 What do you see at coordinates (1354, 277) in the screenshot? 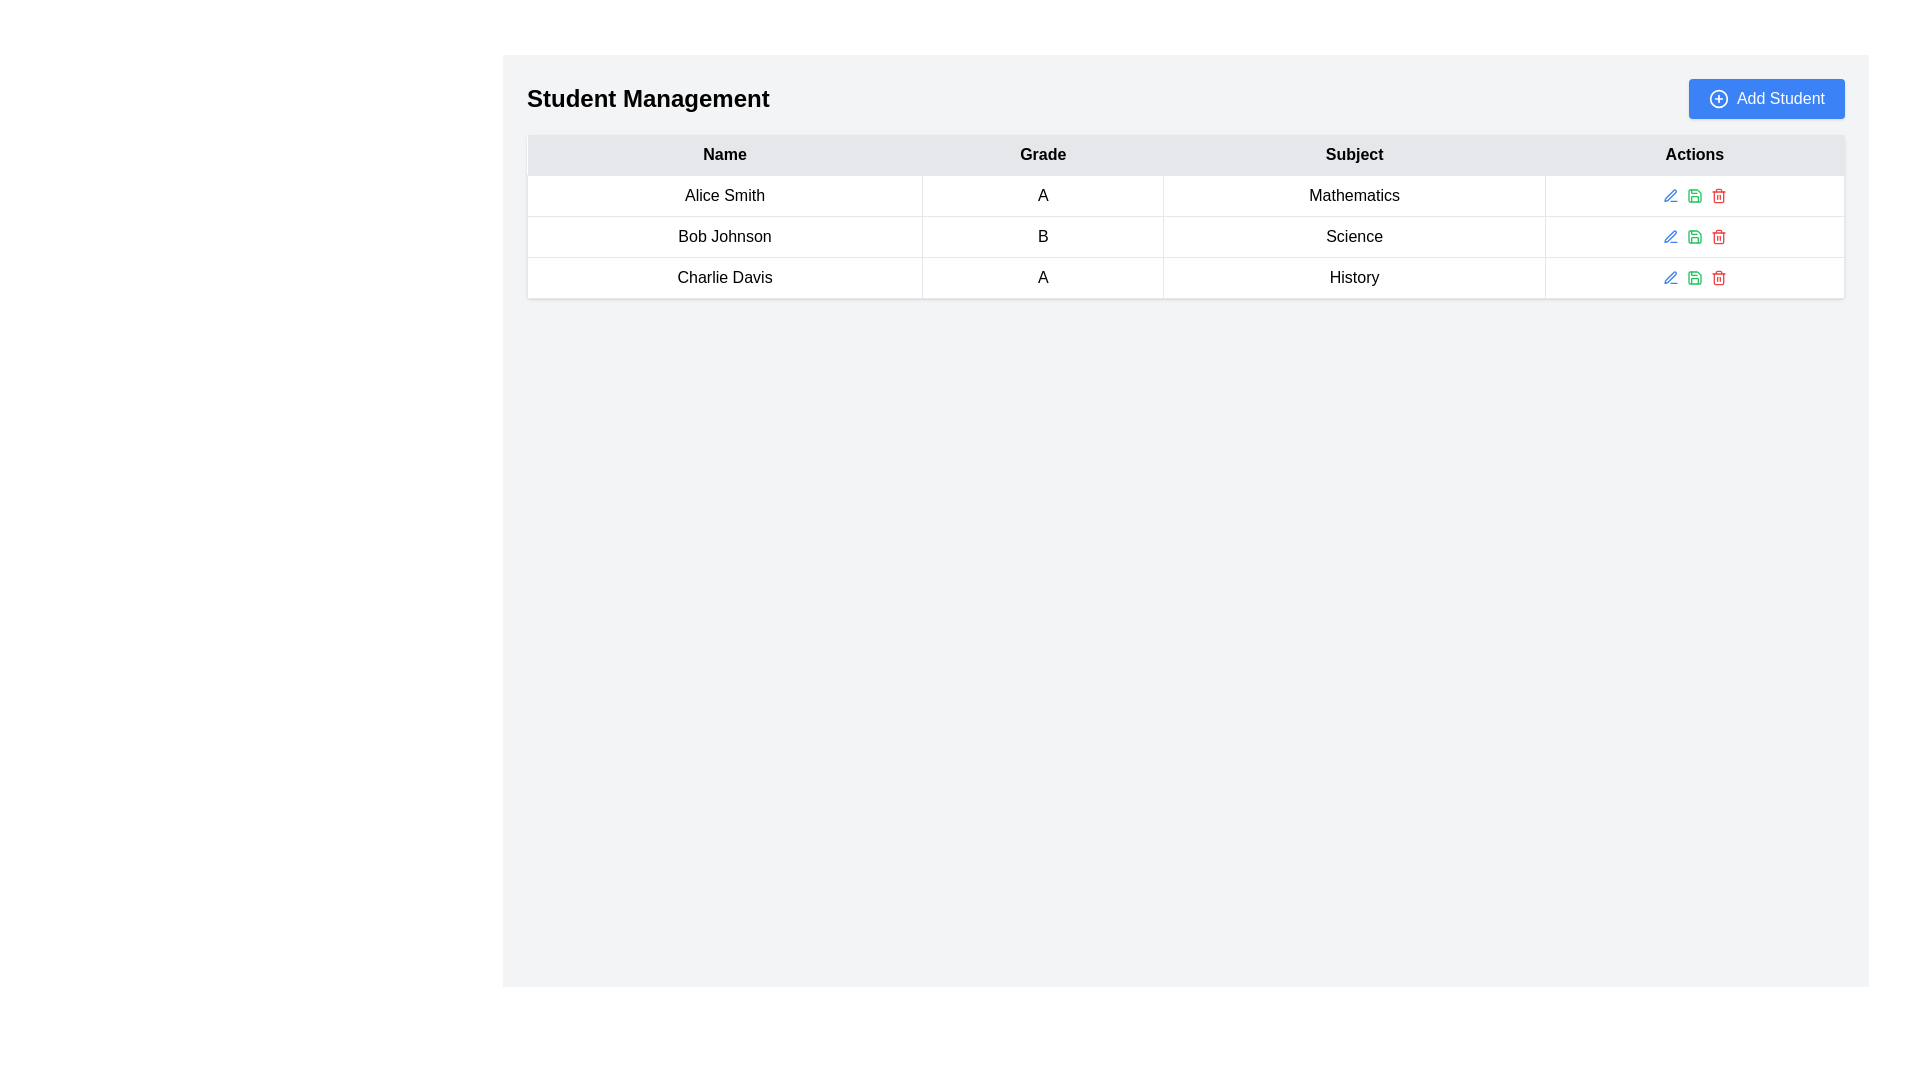
I see `the non-interactive text label displaying 'History' for the student 'Charlie Davis' in the fourth cell of the table's 'Subject' column` at bounding box center [1354, 277].